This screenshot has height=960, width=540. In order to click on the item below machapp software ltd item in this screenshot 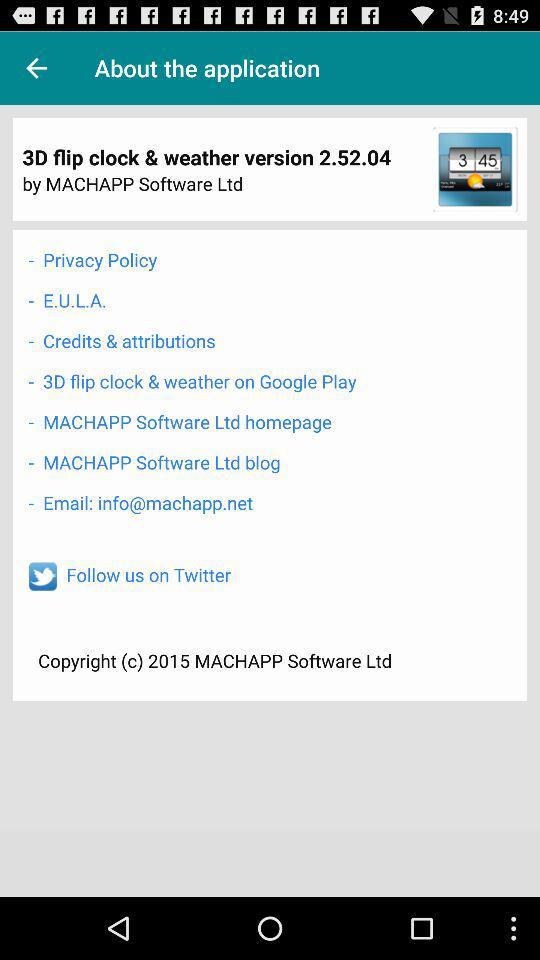, I will do `click(139, 501)`.